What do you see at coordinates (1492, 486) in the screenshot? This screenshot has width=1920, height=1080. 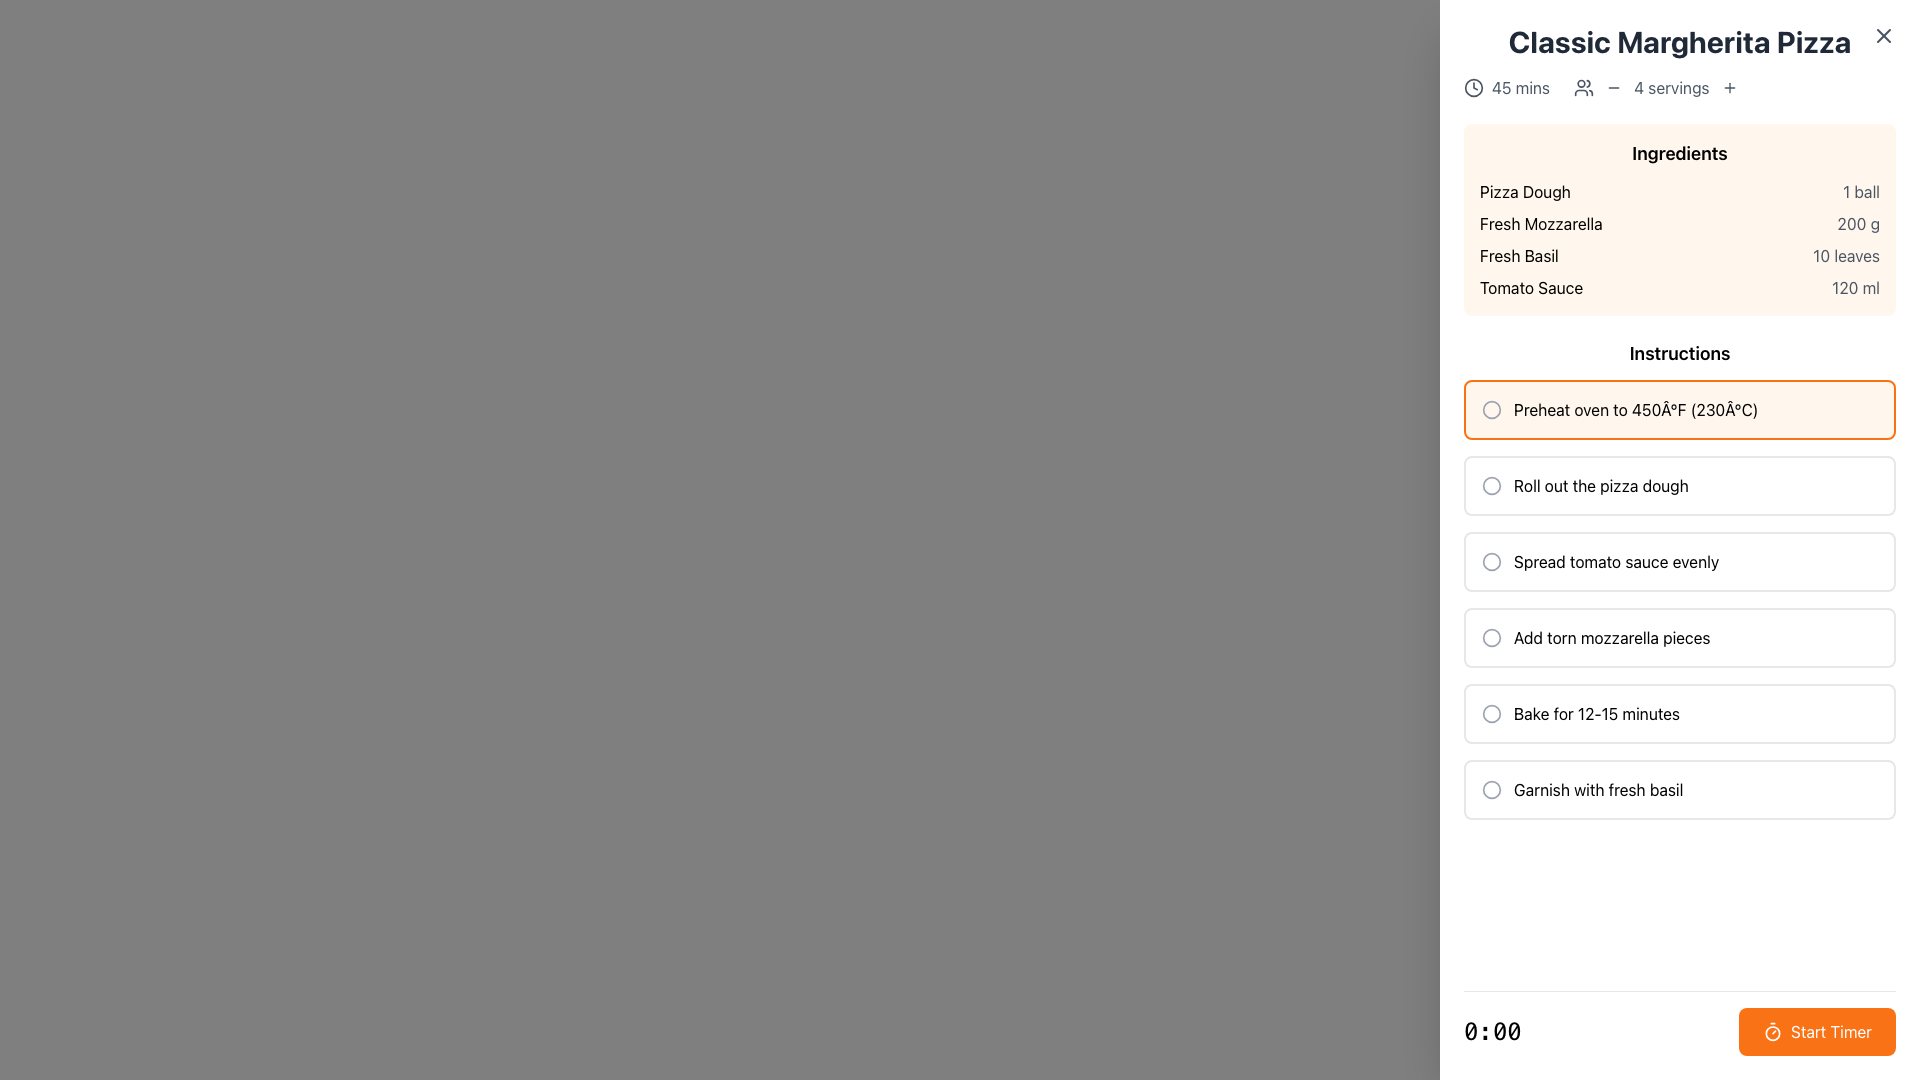 I see `the circular instructional indicator aligned with the step 'Roll out the pizza dough'` at bounding box center [1492, 486].